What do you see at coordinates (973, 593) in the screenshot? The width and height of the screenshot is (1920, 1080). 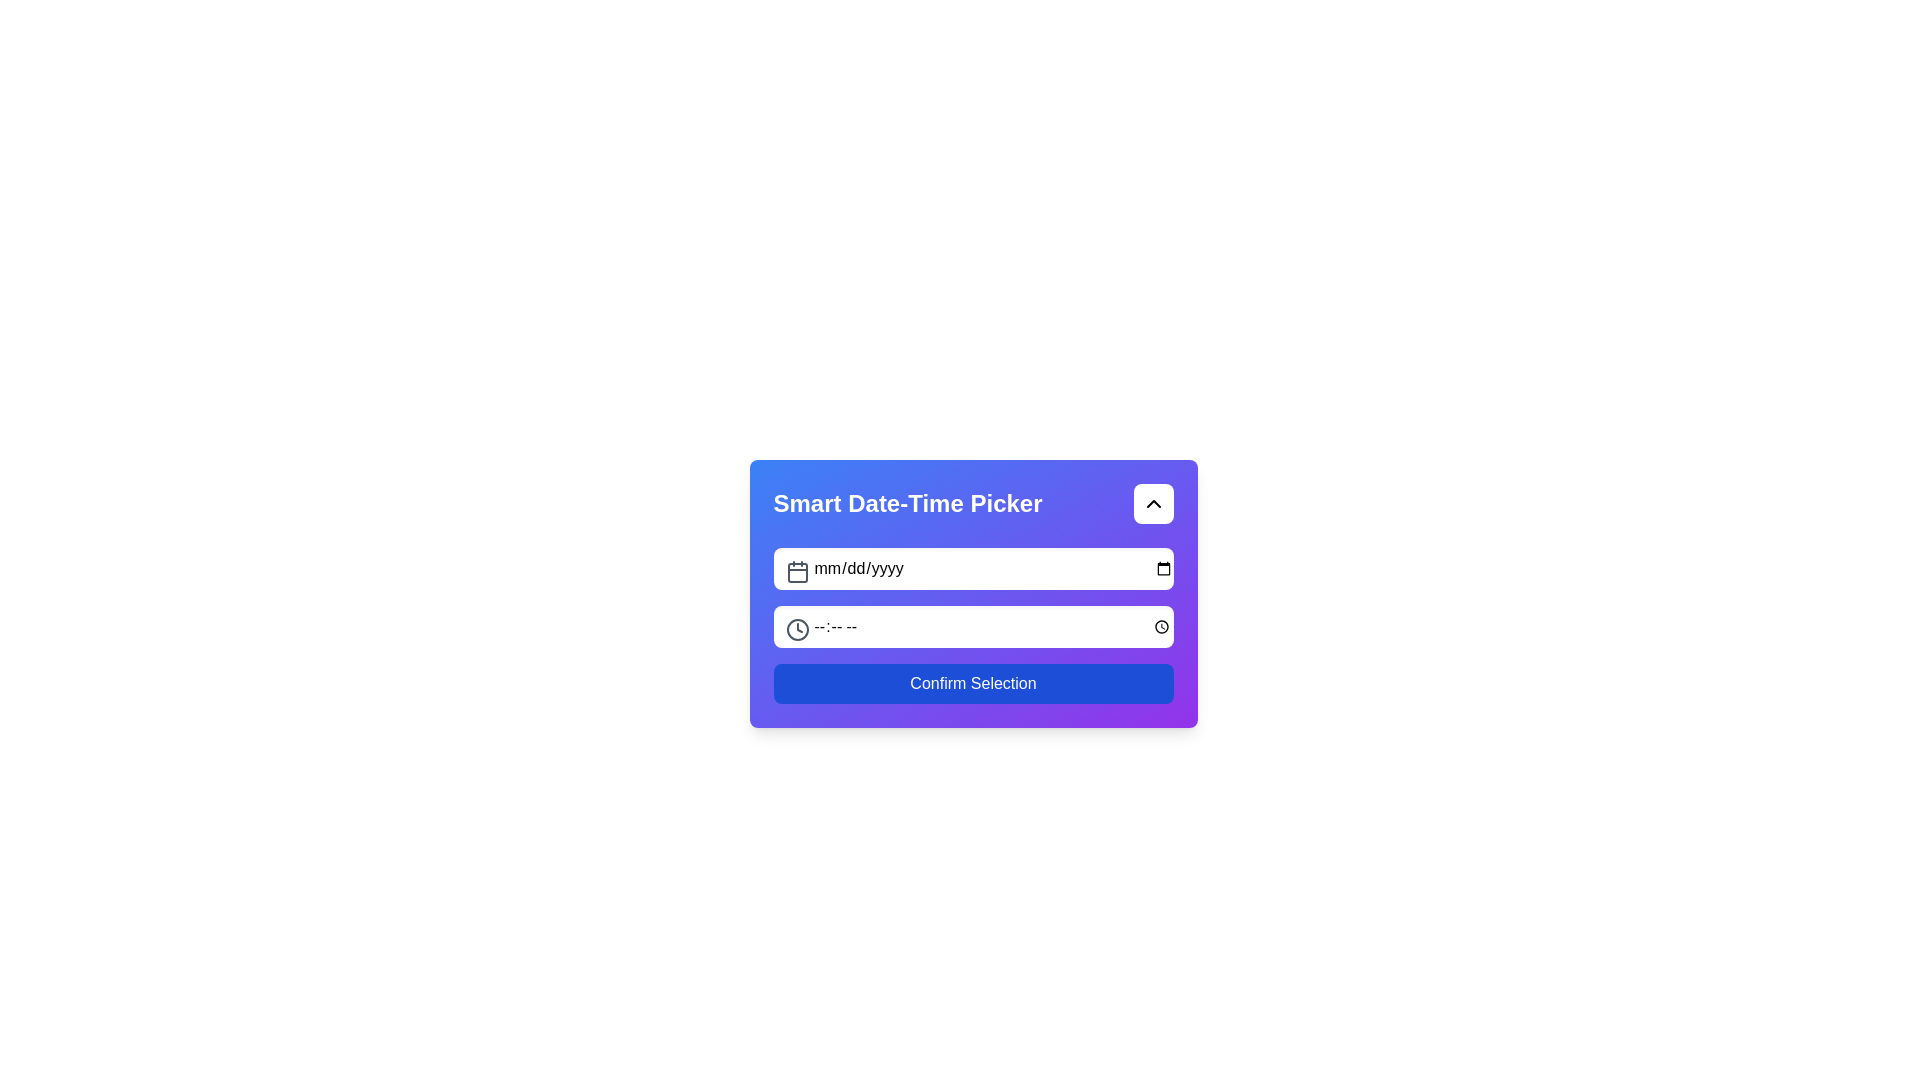 I see `a date or time by clicking on the calendar or clock input fields in the centered input form component with a gradient background` at bounding box center [973, 593].